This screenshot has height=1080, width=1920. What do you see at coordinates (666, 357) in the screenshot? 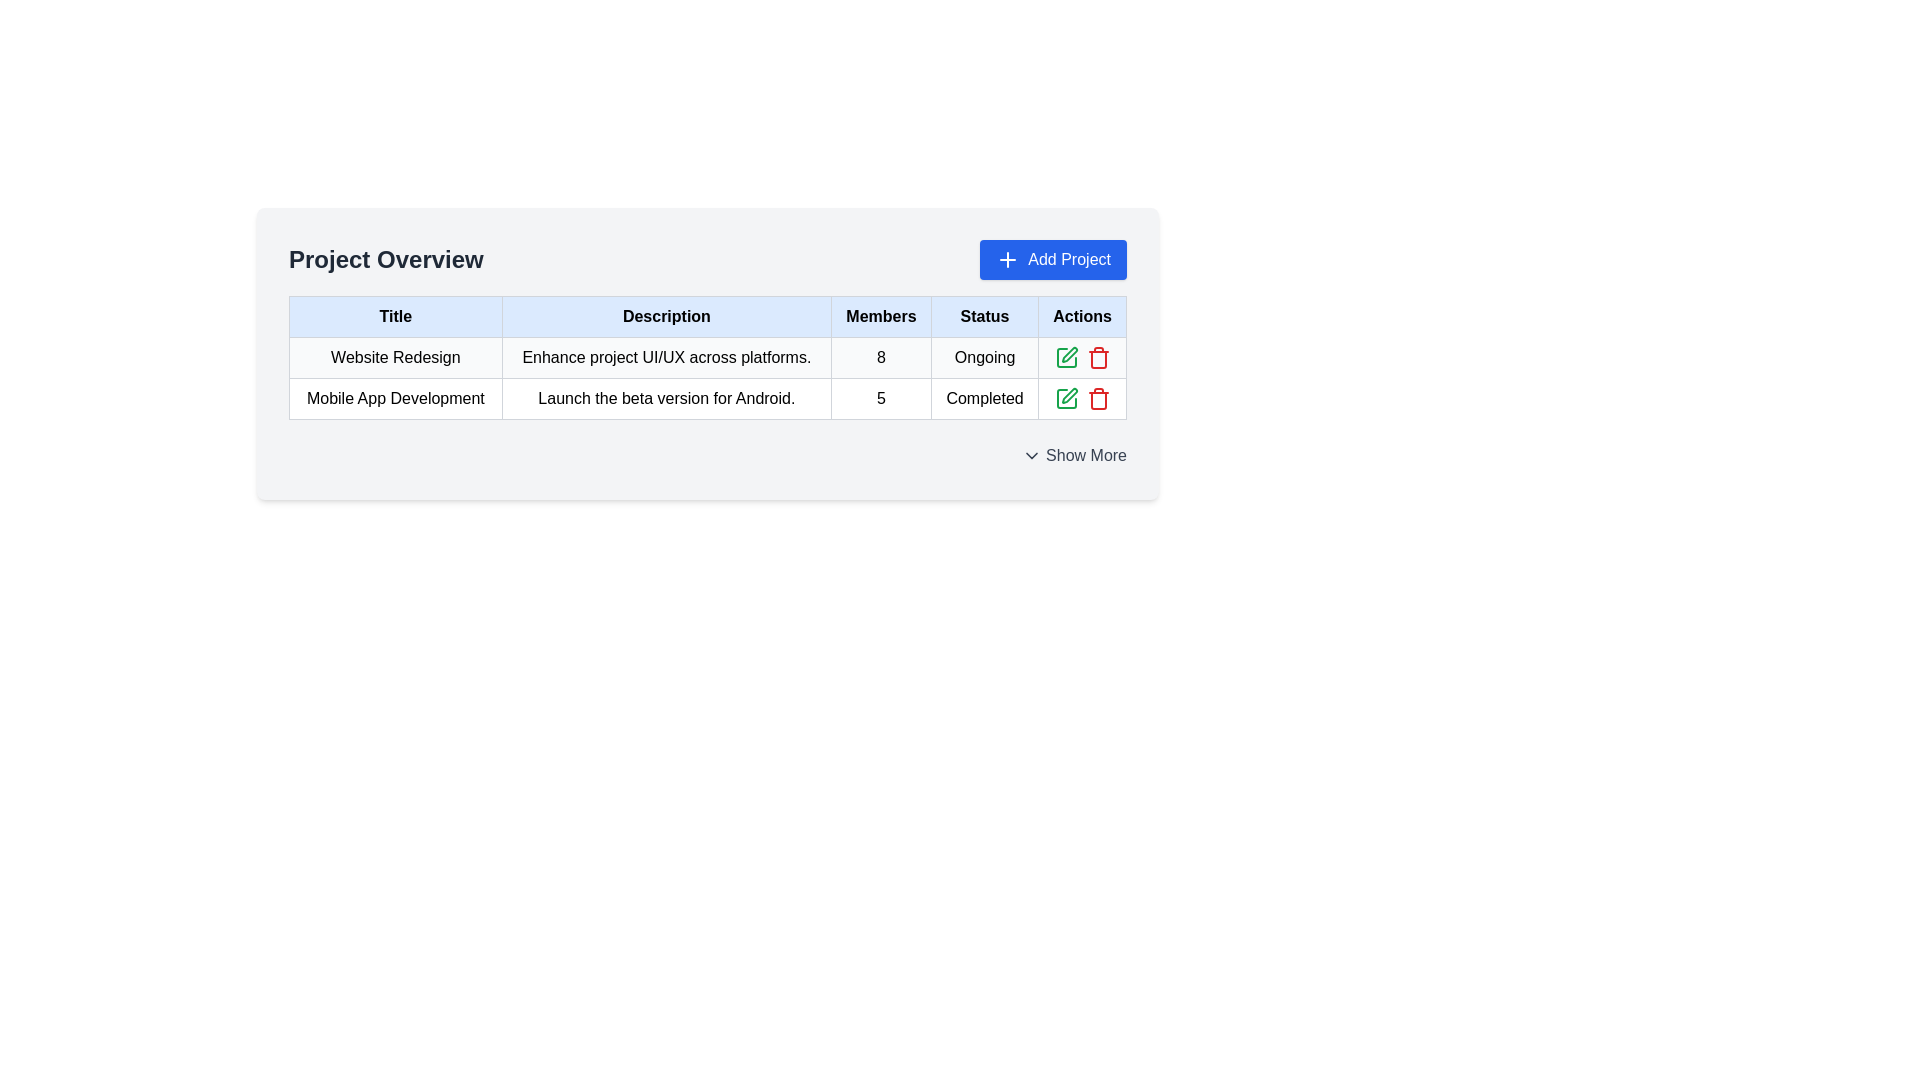
I see `information displayed in the Text cell located in the Description column of the first row, adjacent to the 'Website Redesign' cell` at bounding box center [666, 357].